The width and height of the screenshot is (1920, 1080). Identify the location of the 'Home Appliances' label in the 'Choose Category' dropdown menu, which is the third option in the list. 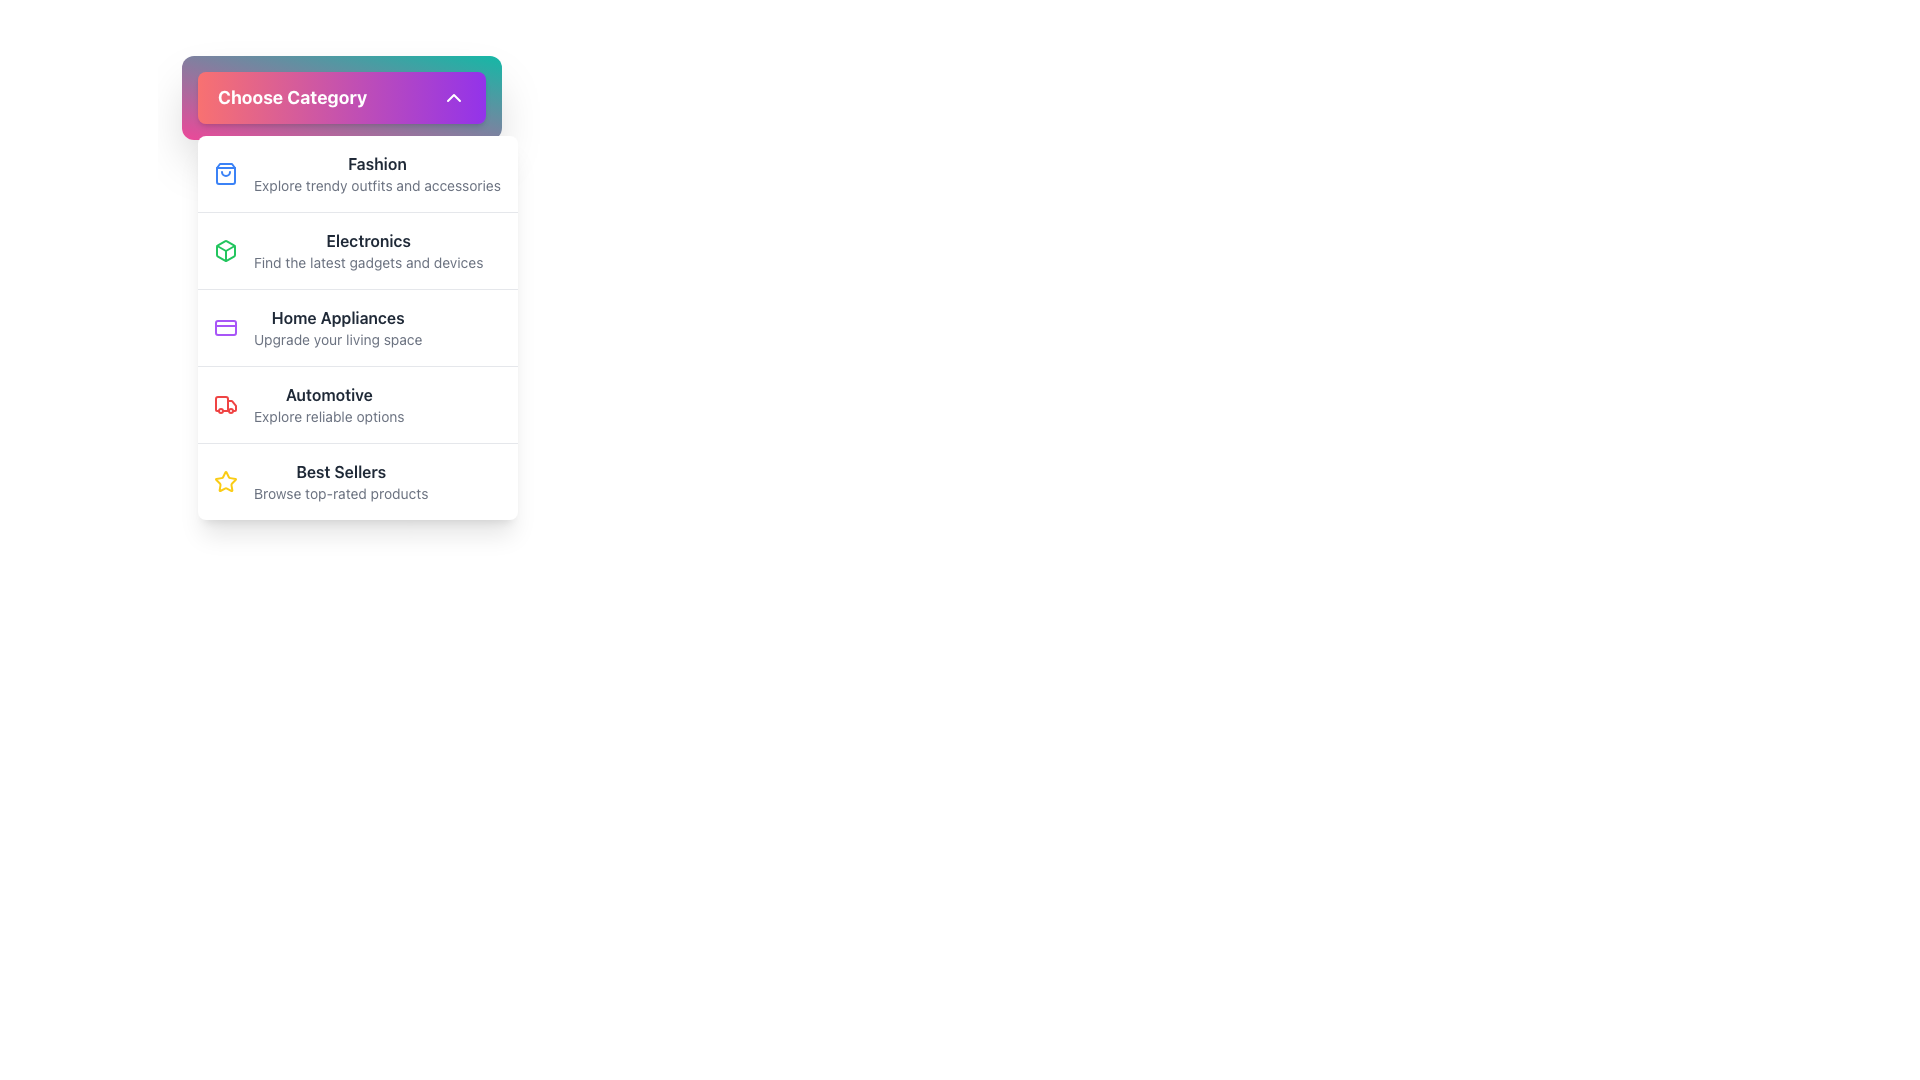
(337, 316).